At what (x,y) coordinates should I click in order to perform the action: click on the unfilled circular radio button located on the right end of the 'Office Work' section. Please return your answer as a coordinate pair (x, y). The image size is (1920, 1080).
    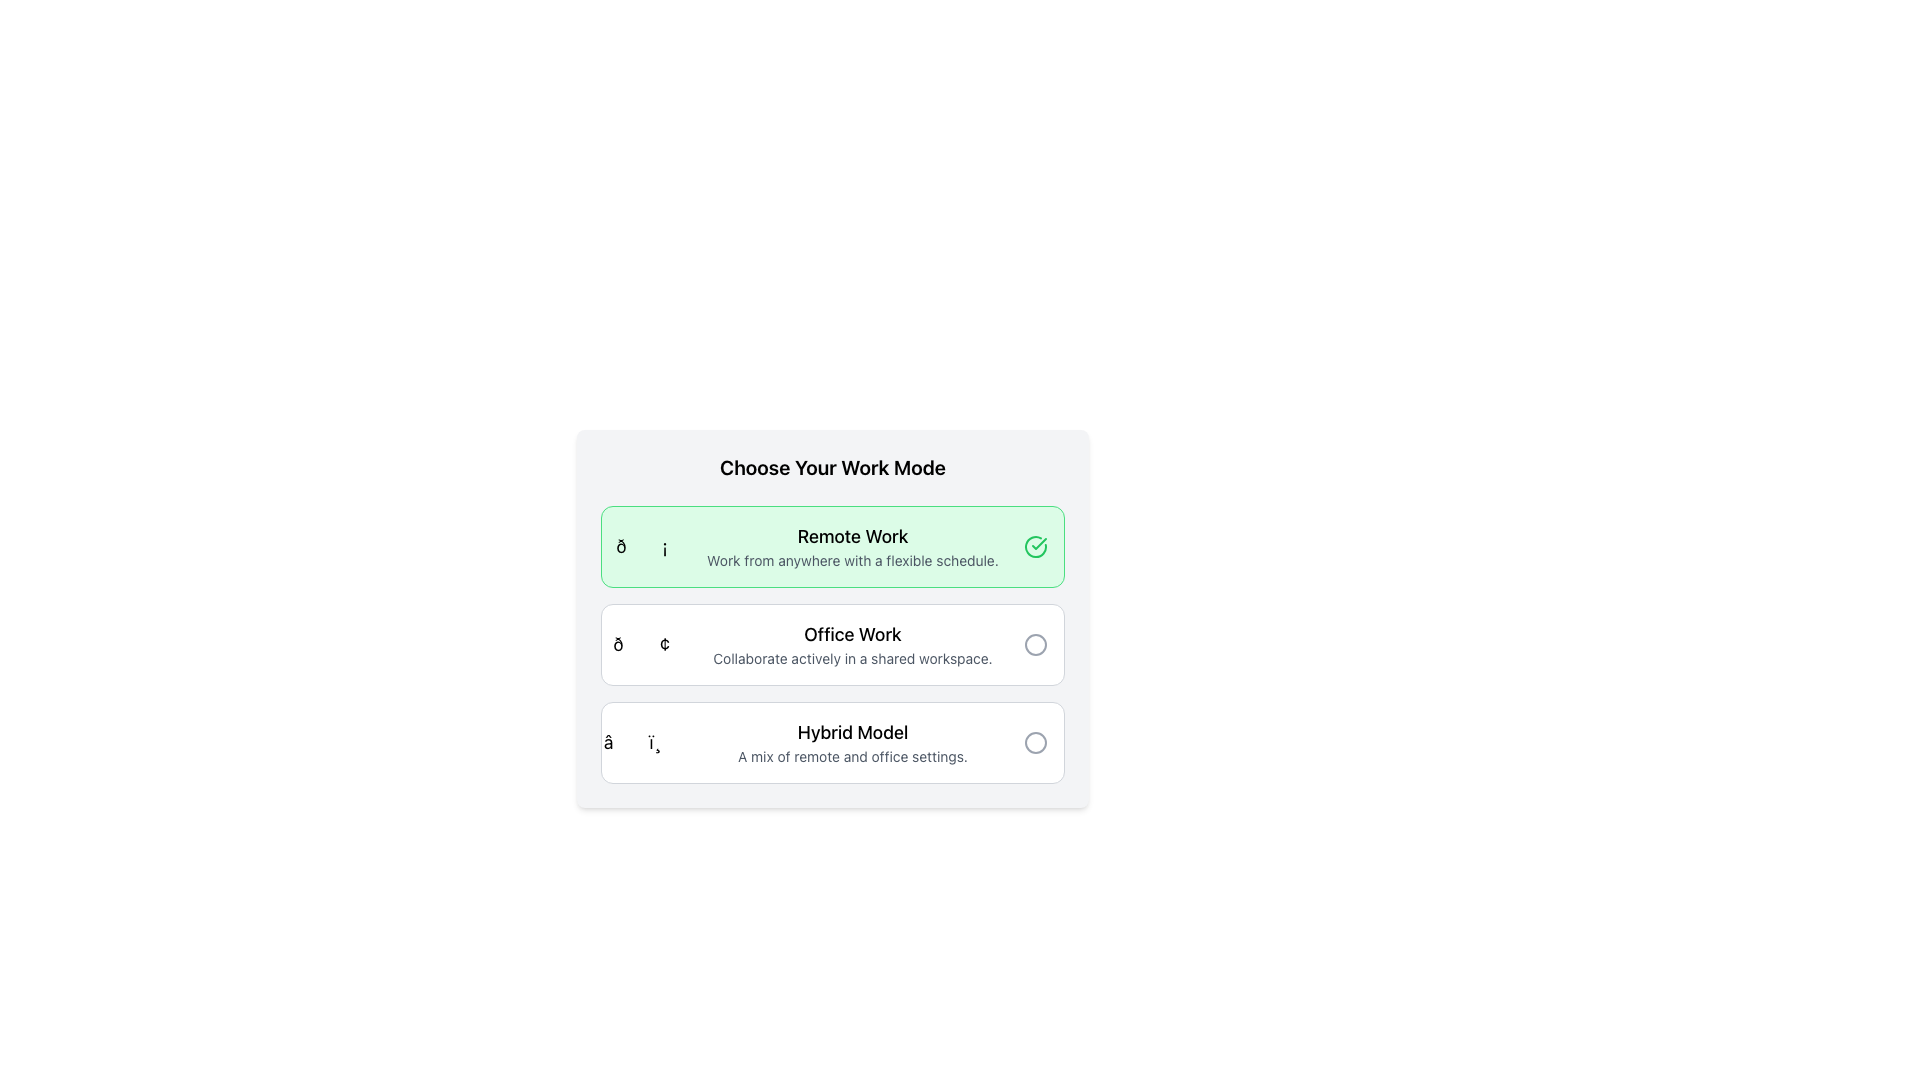
    Looking at the image, I should click on (1036, 644).